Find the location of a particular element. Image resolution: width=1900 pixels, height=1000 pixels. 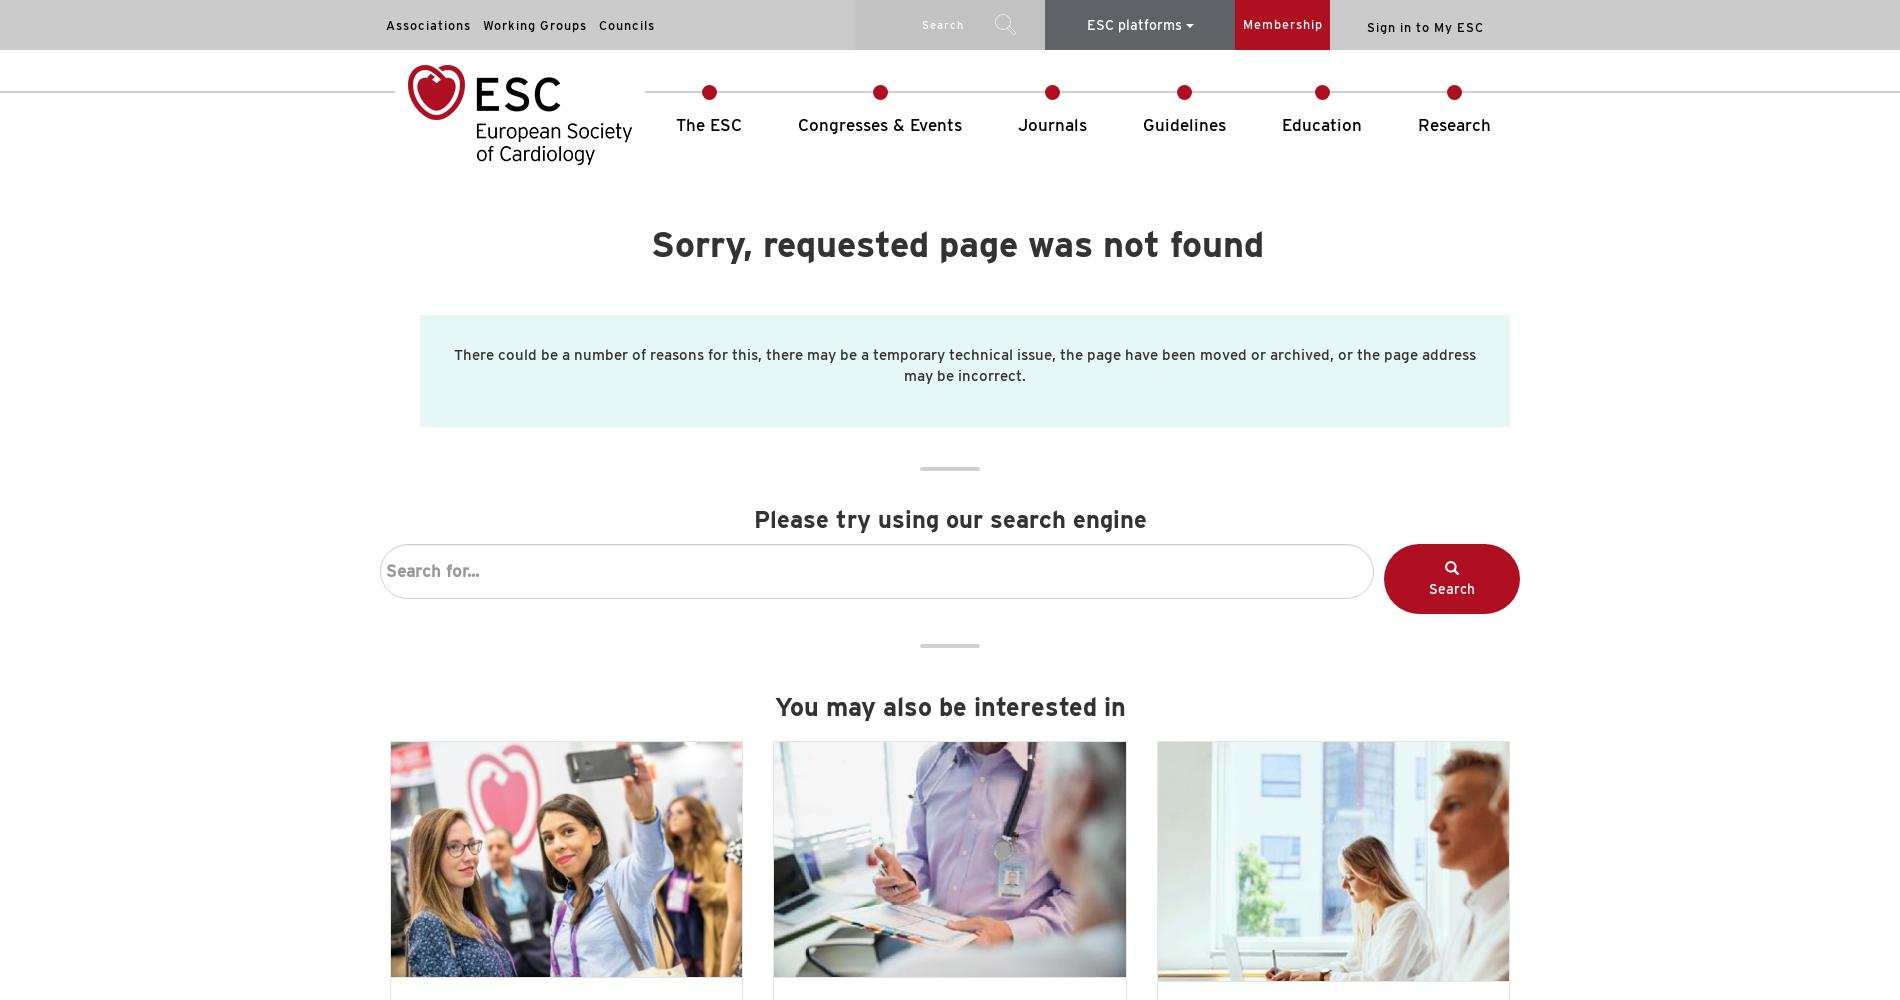

'Search' is located at coordinates (1451, 587).